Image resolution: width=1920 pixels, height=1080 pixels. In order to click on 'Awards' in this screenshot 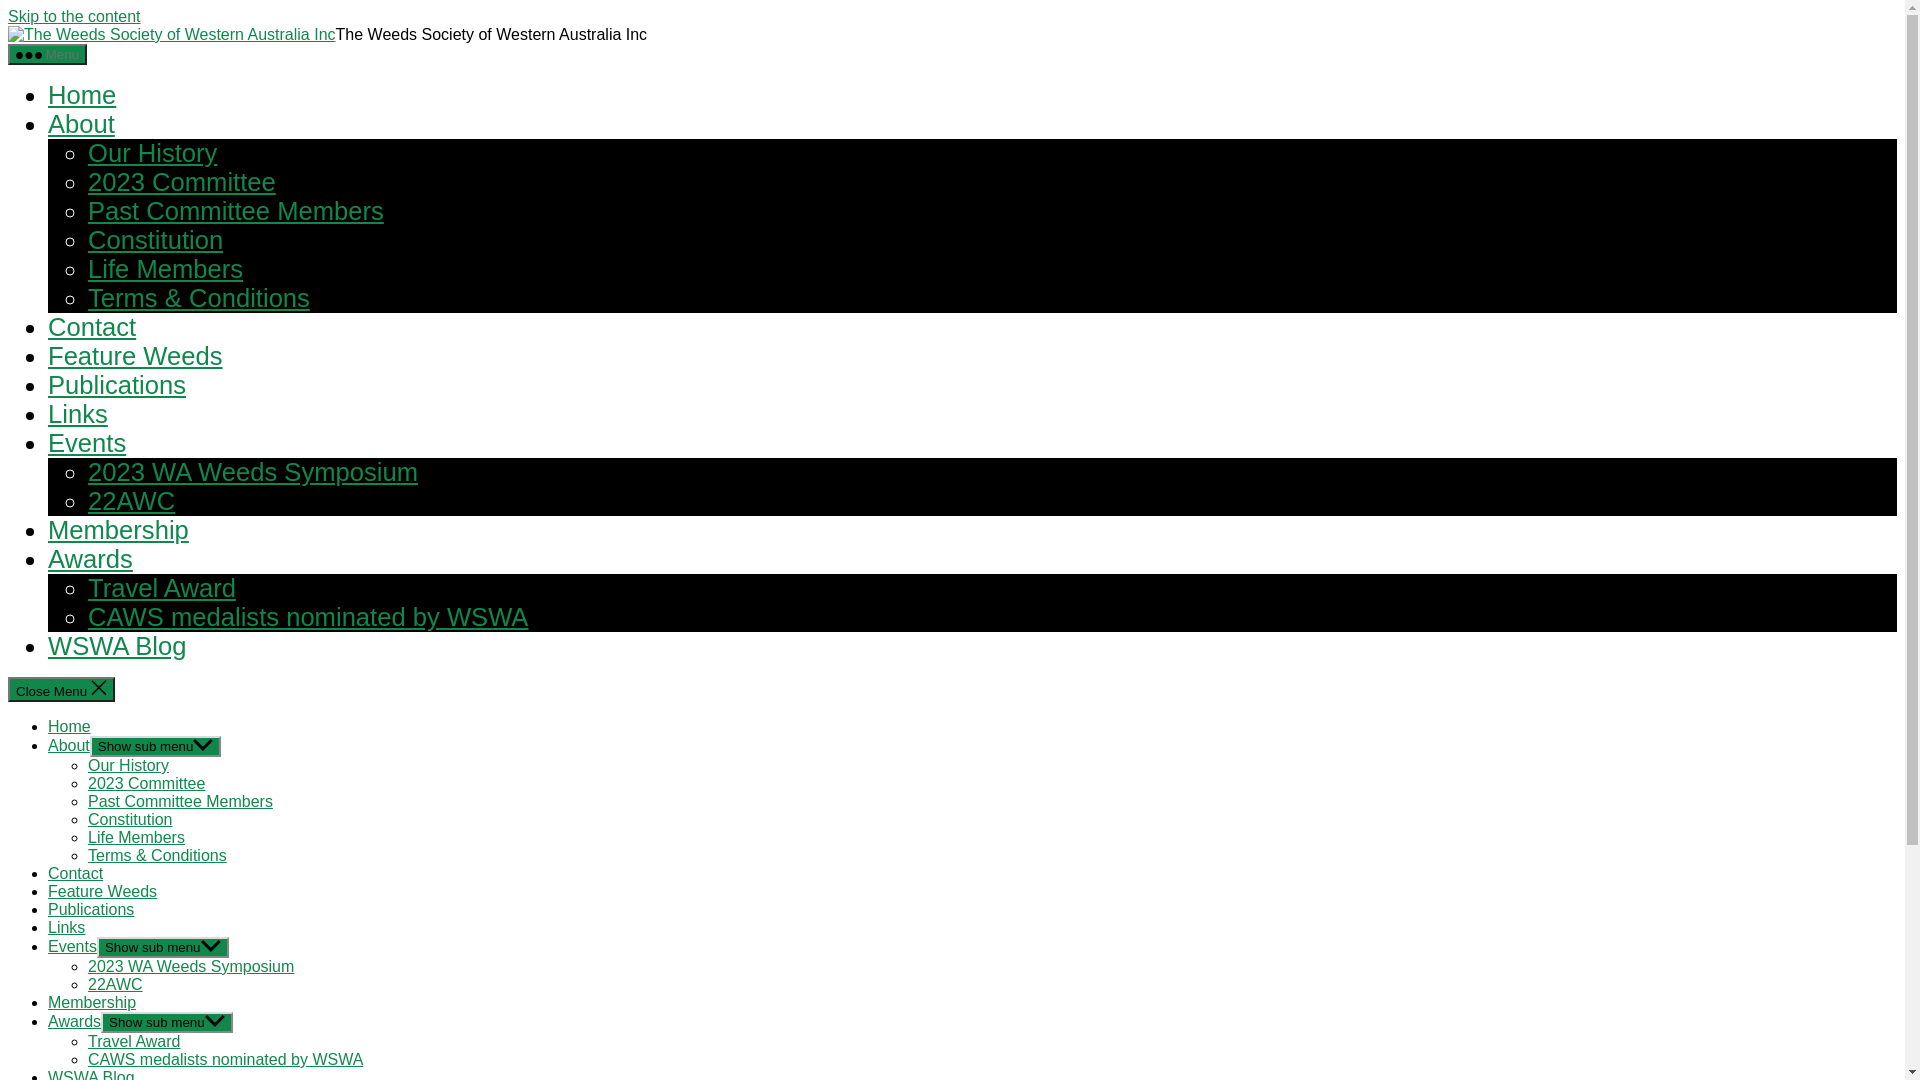, I will do `click(48, 559)`.